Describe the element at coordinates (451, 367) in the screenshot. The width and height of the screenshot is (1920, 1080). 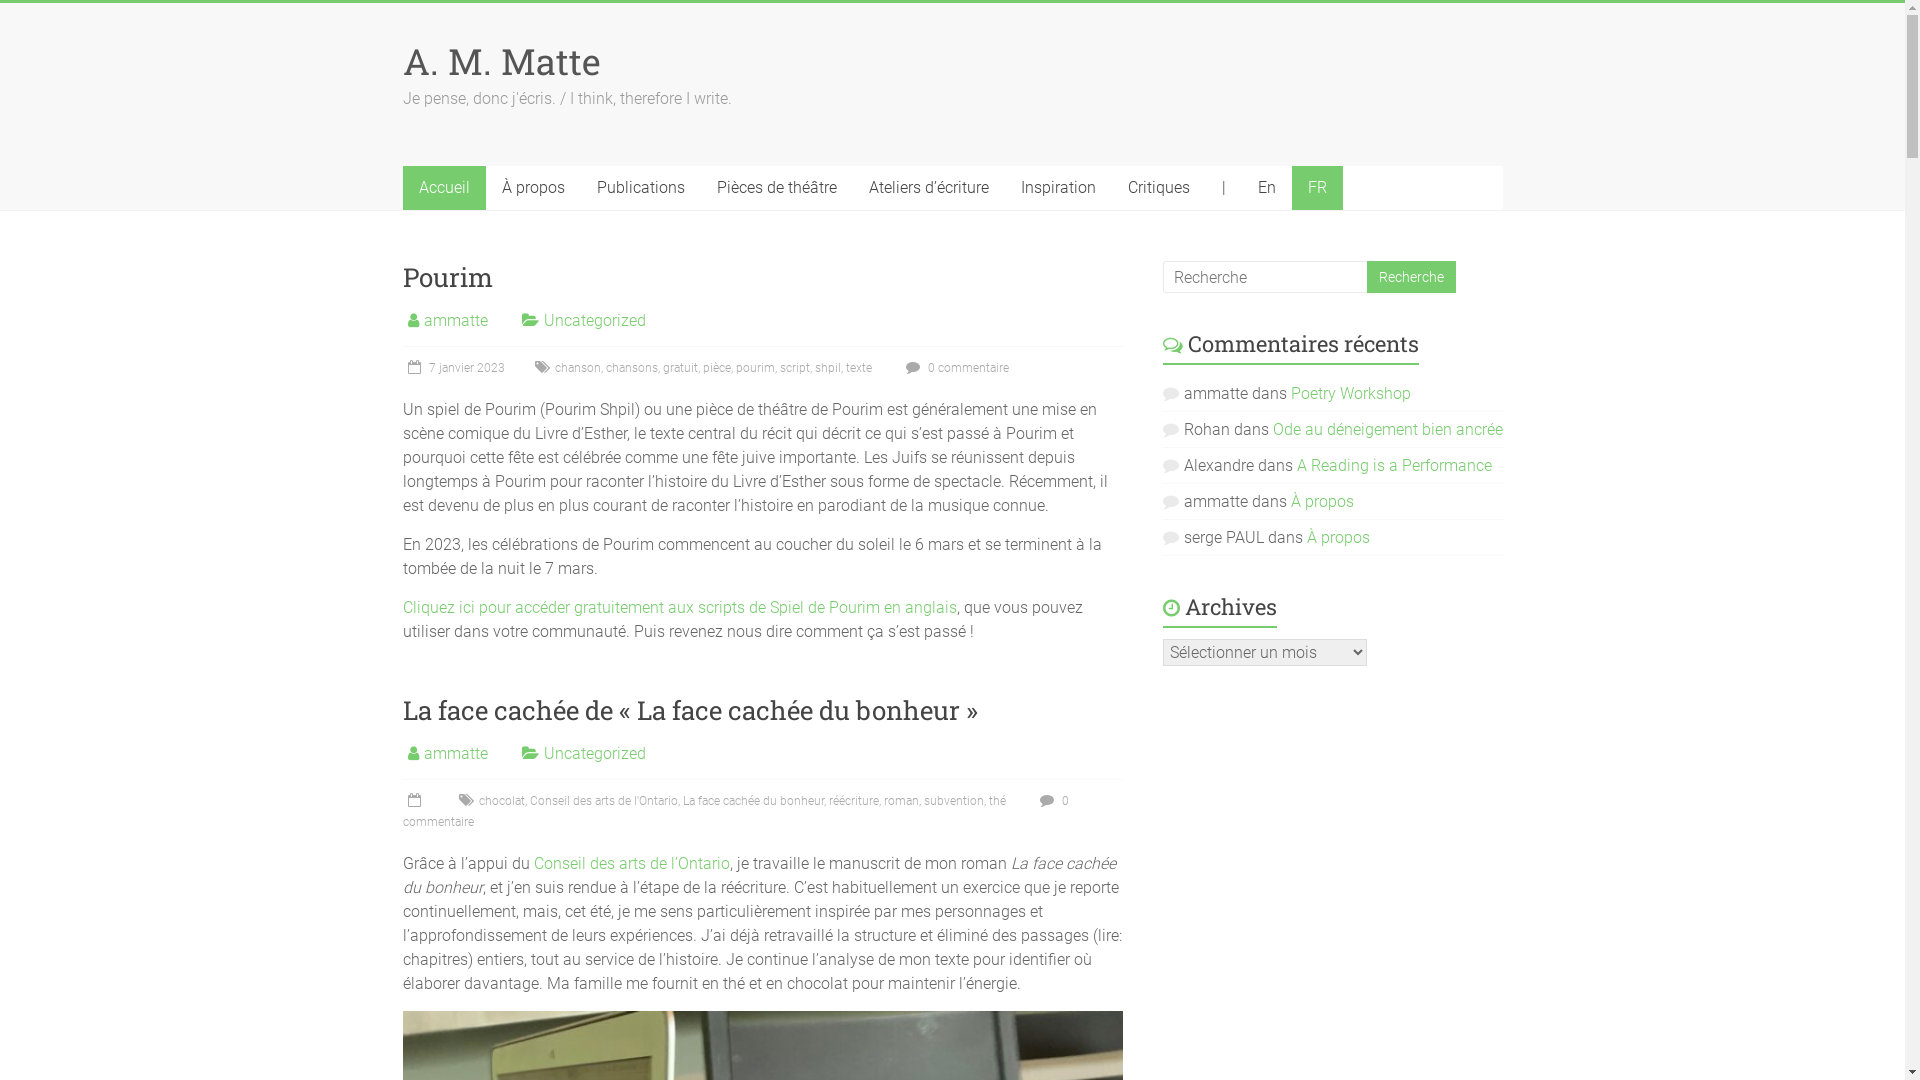
I see `'7 janvier 2023'` at that location.